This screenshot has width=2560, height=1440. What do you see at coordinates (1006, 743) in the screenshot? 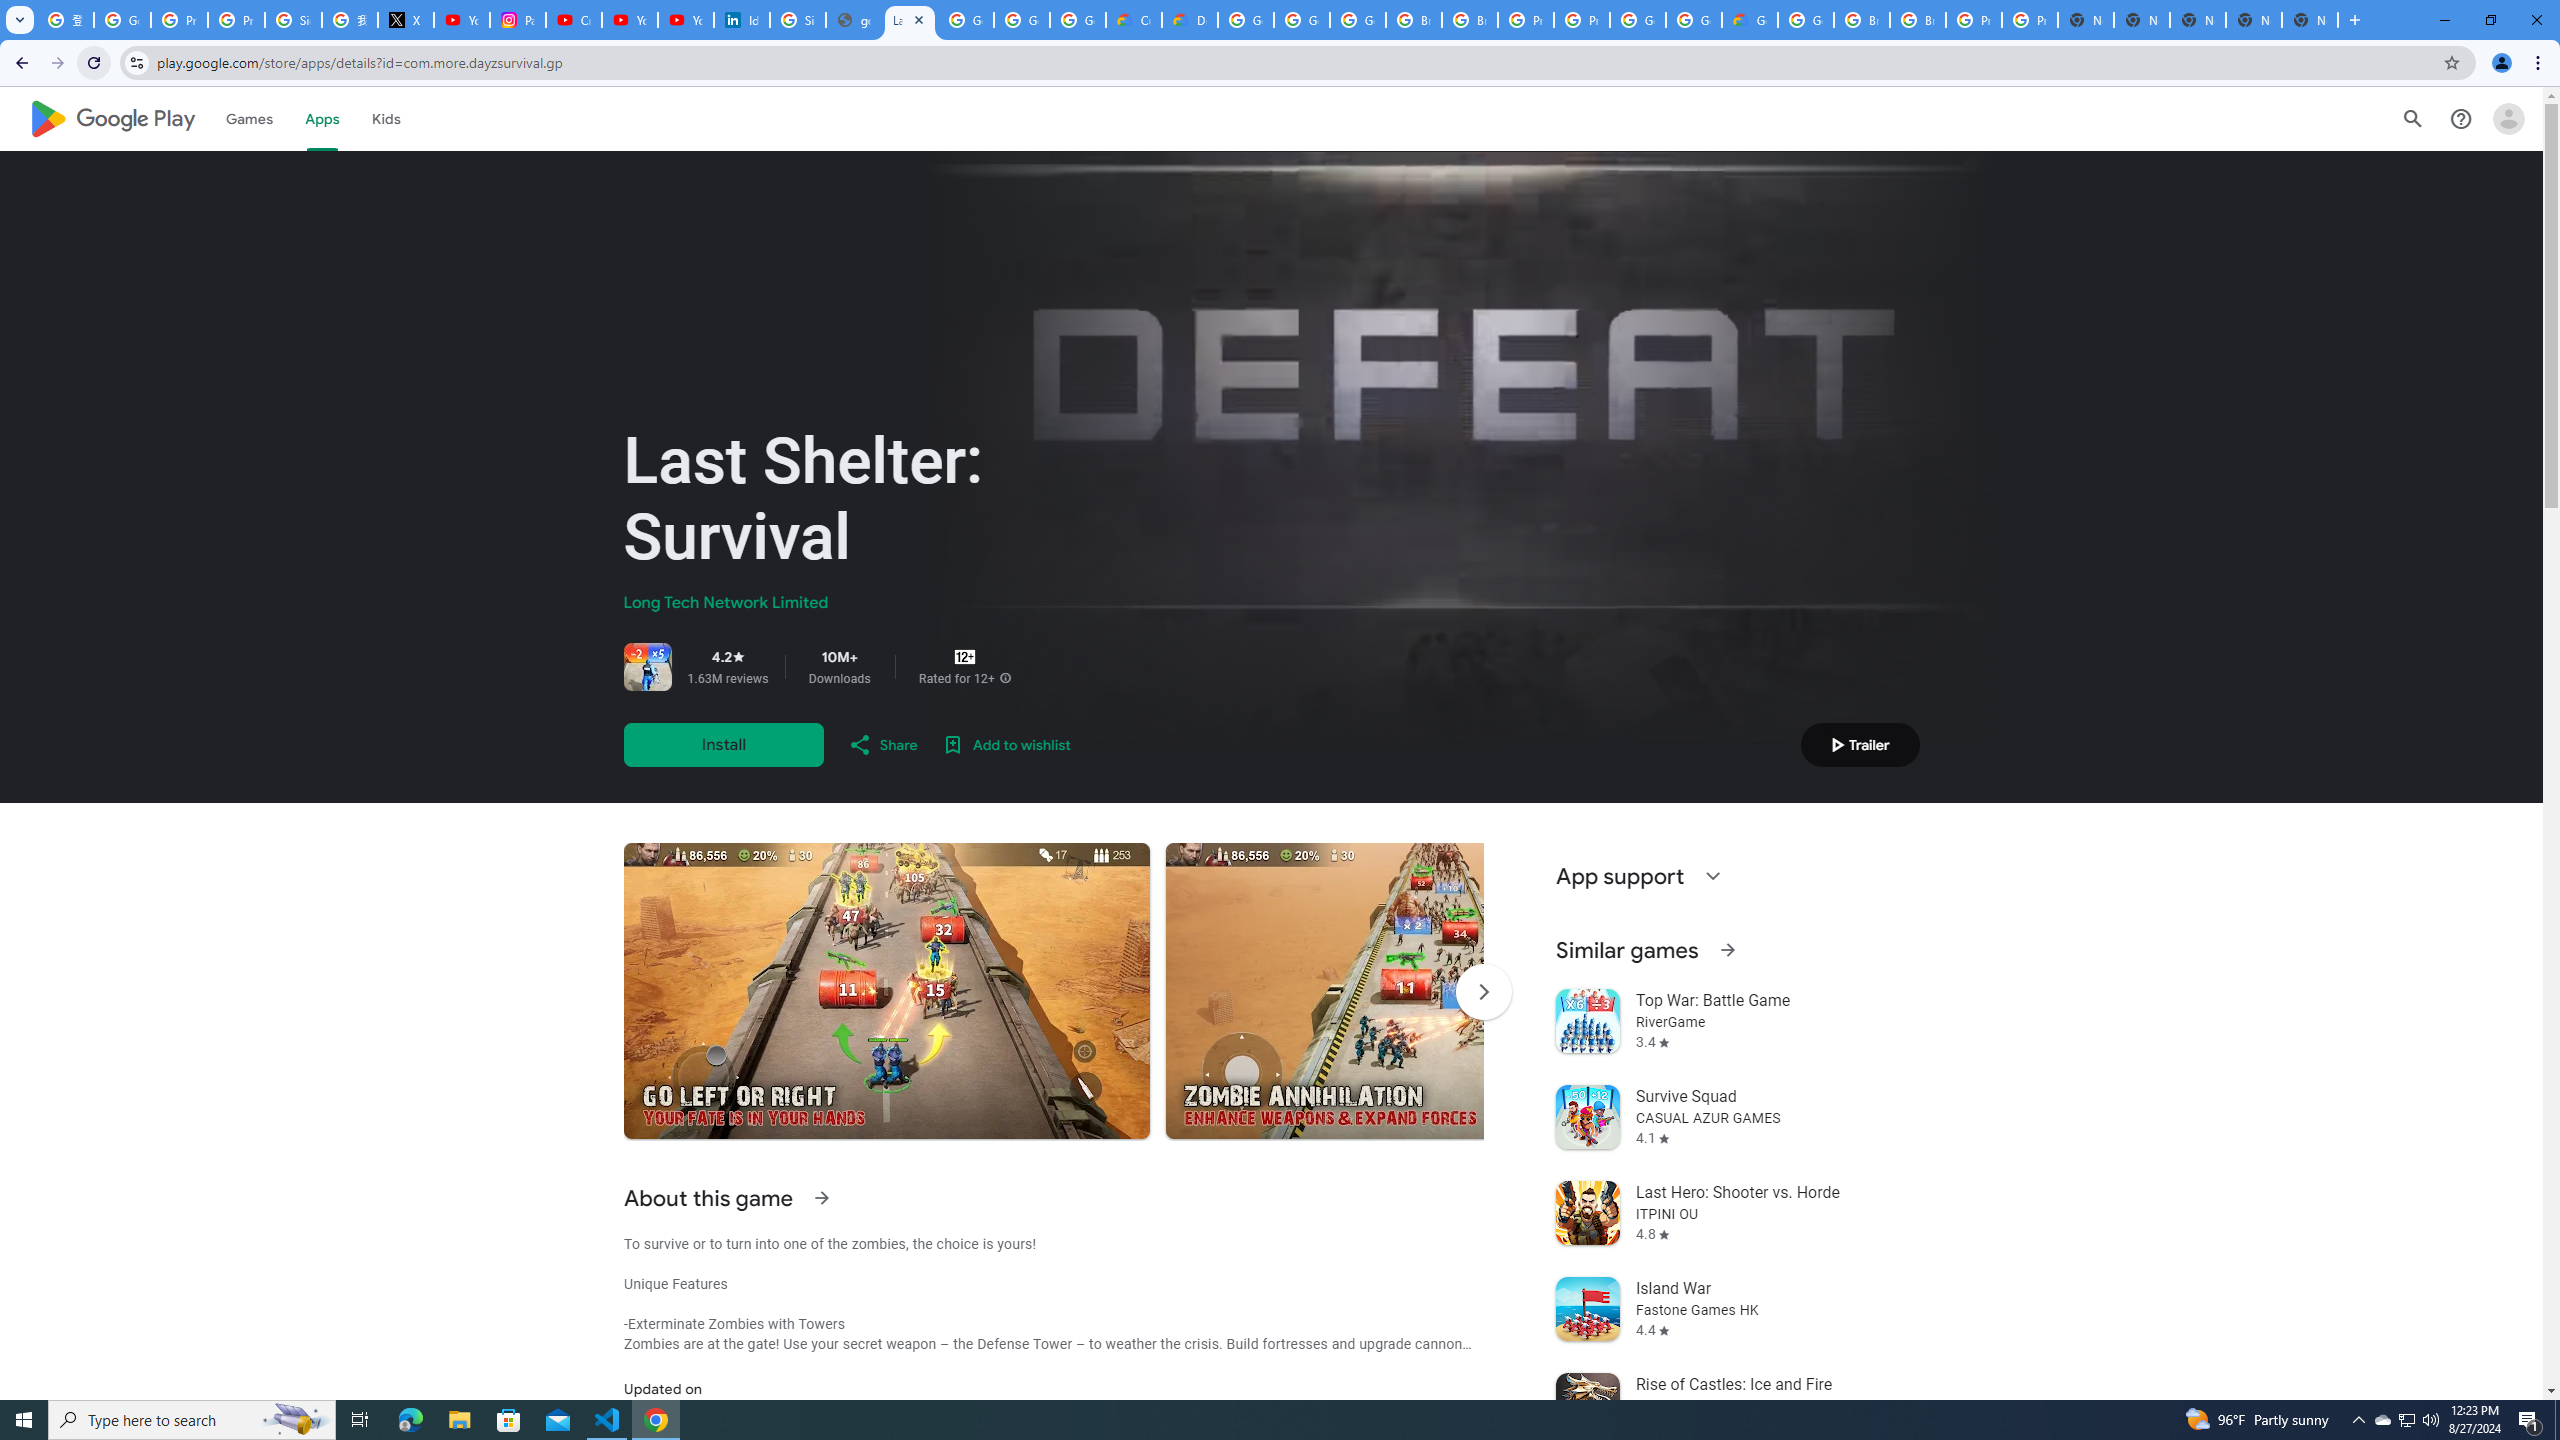
I see `'Add to wishlist'` at bounding box center [1006, 743].